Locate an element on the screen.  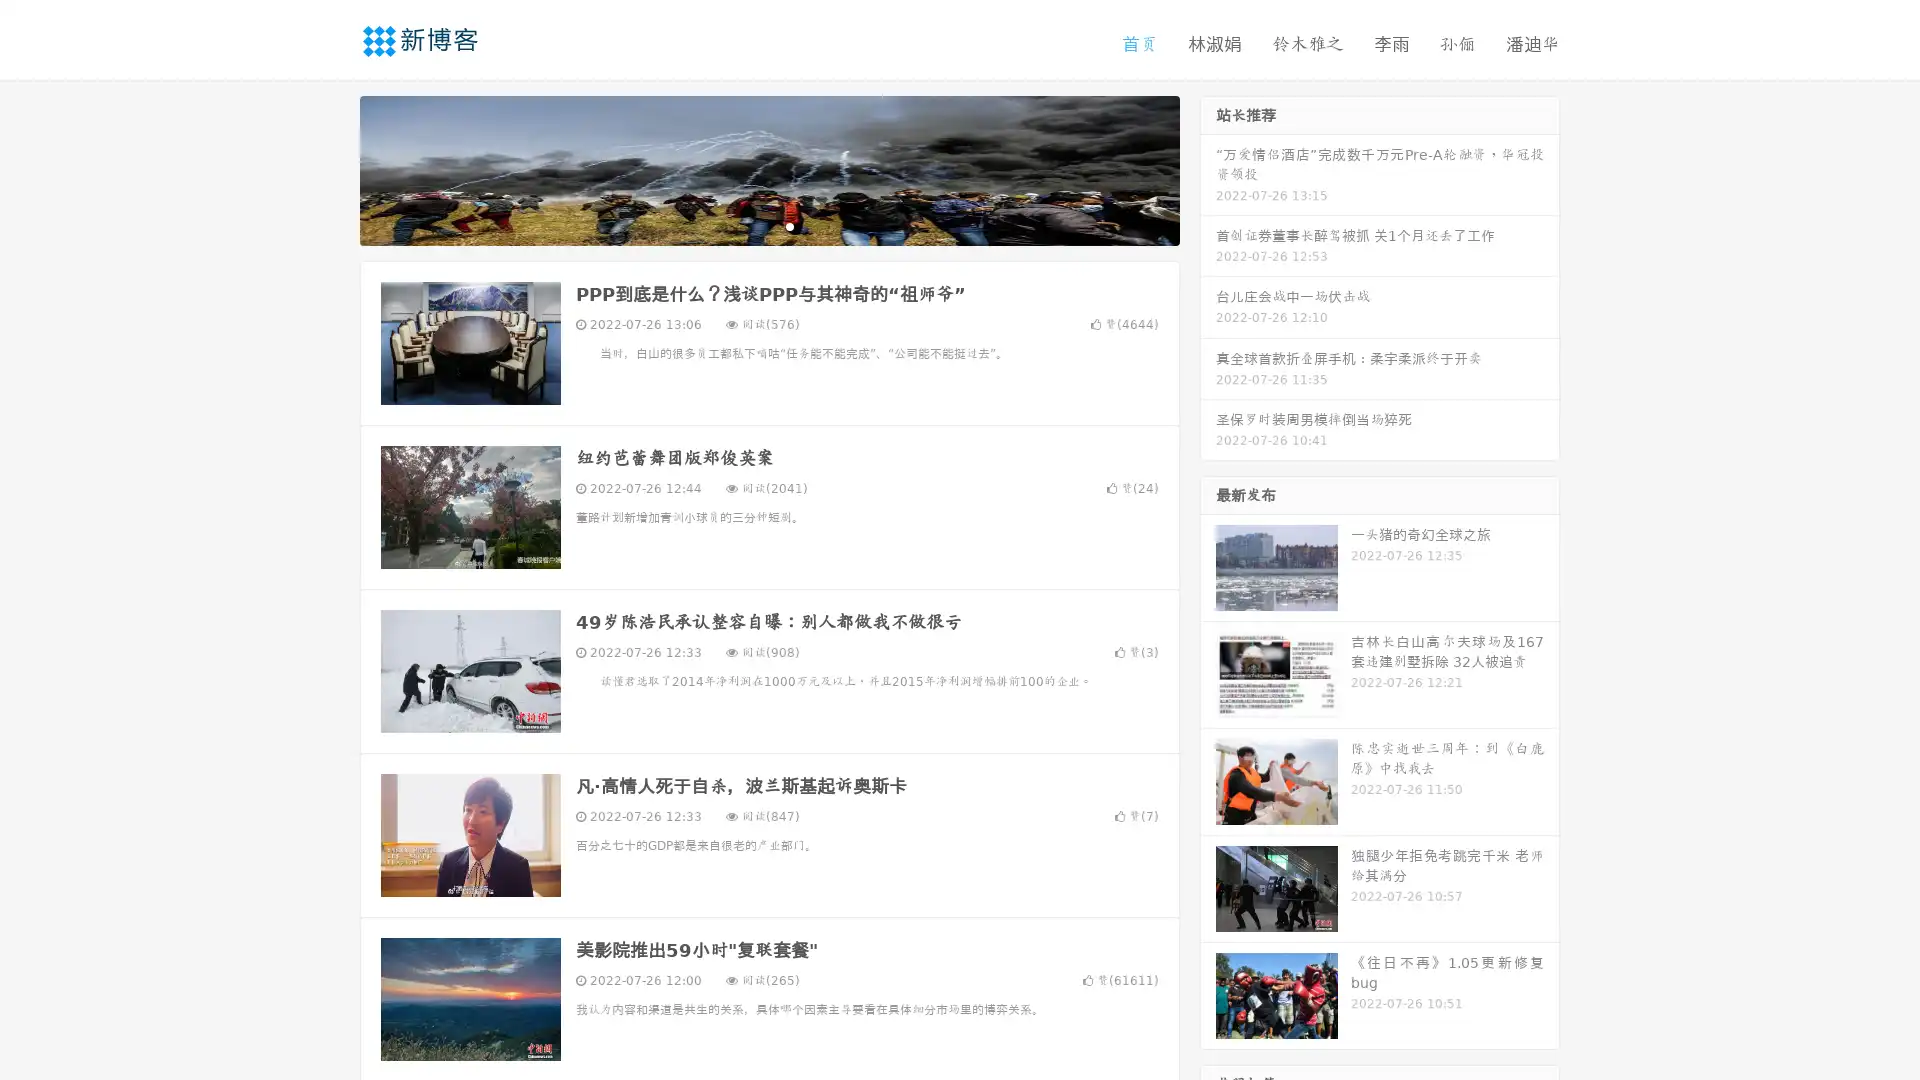
Go to slide 2 is located at coordinates (768, 225).